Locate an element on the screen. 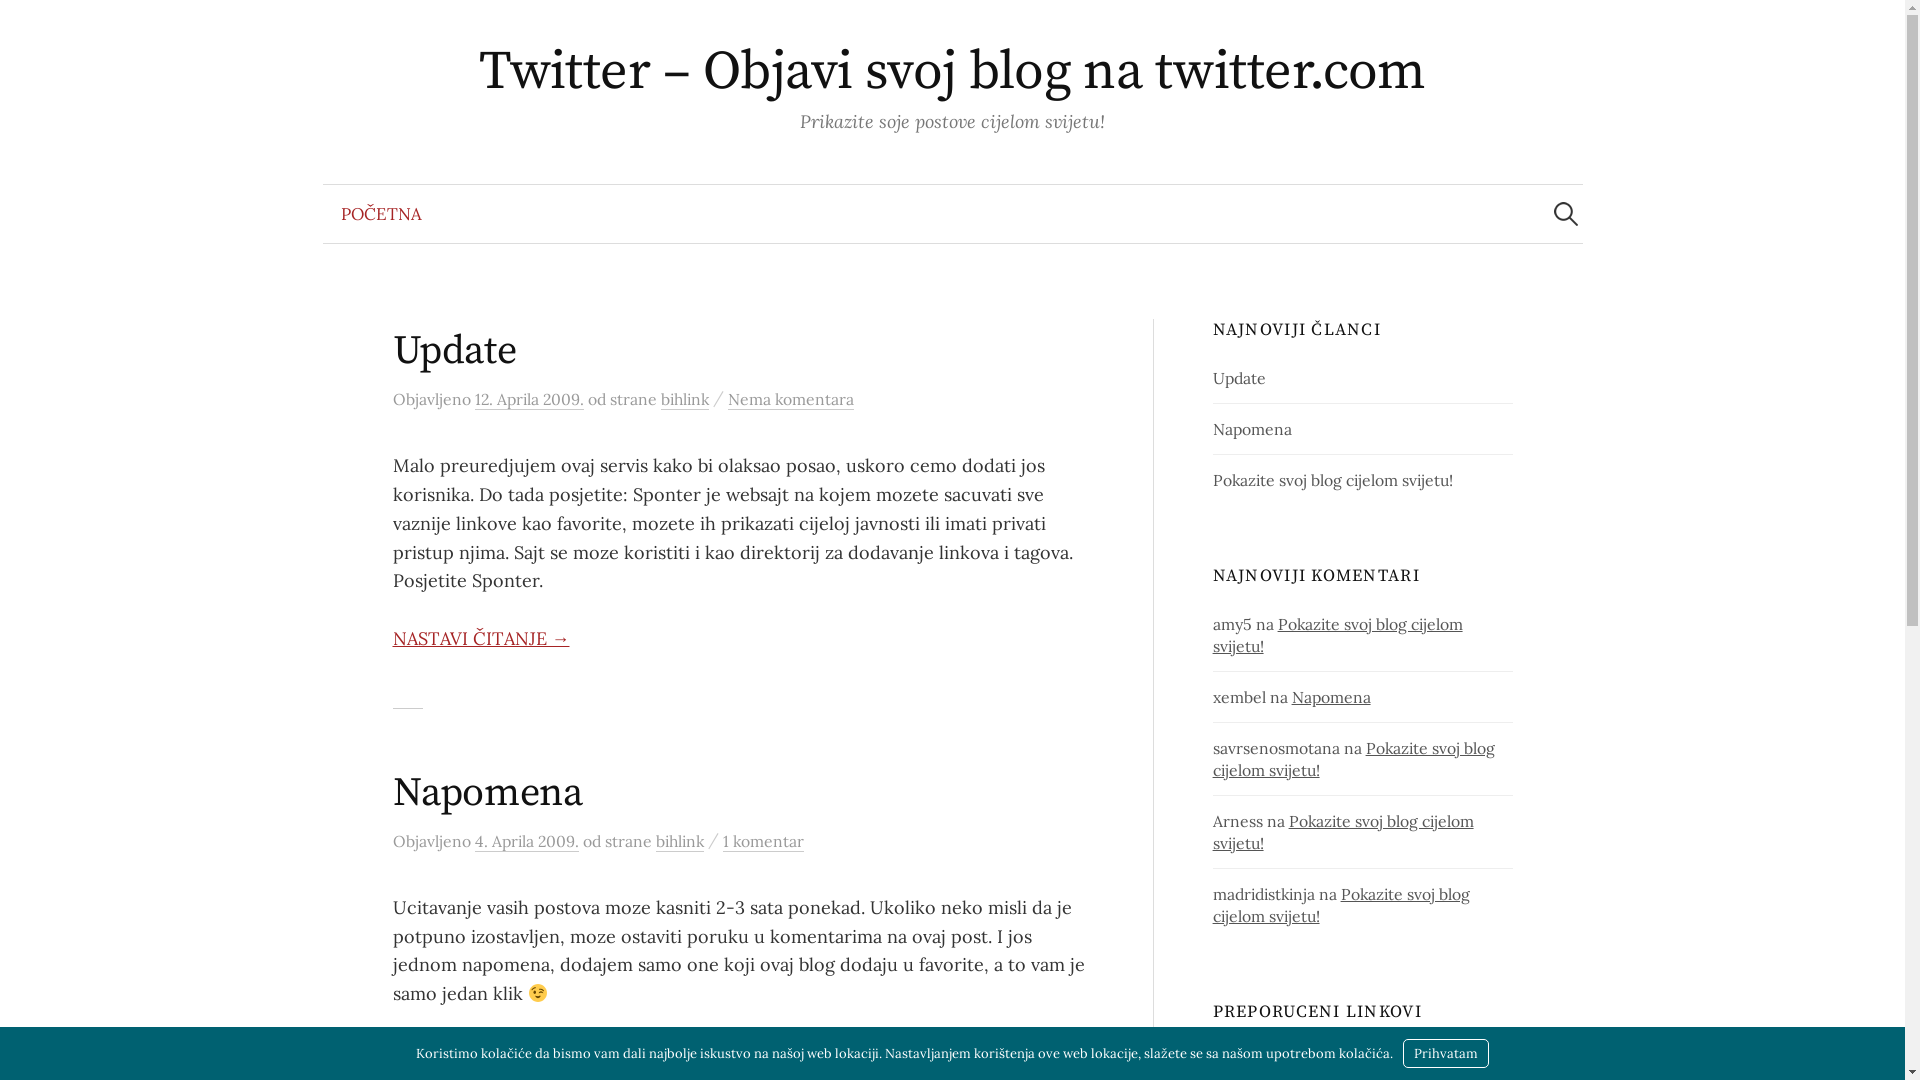 The width and height of the screenshot is (1920, 1080). 'Prihvatam' is located at coordinates (1445, 1052).